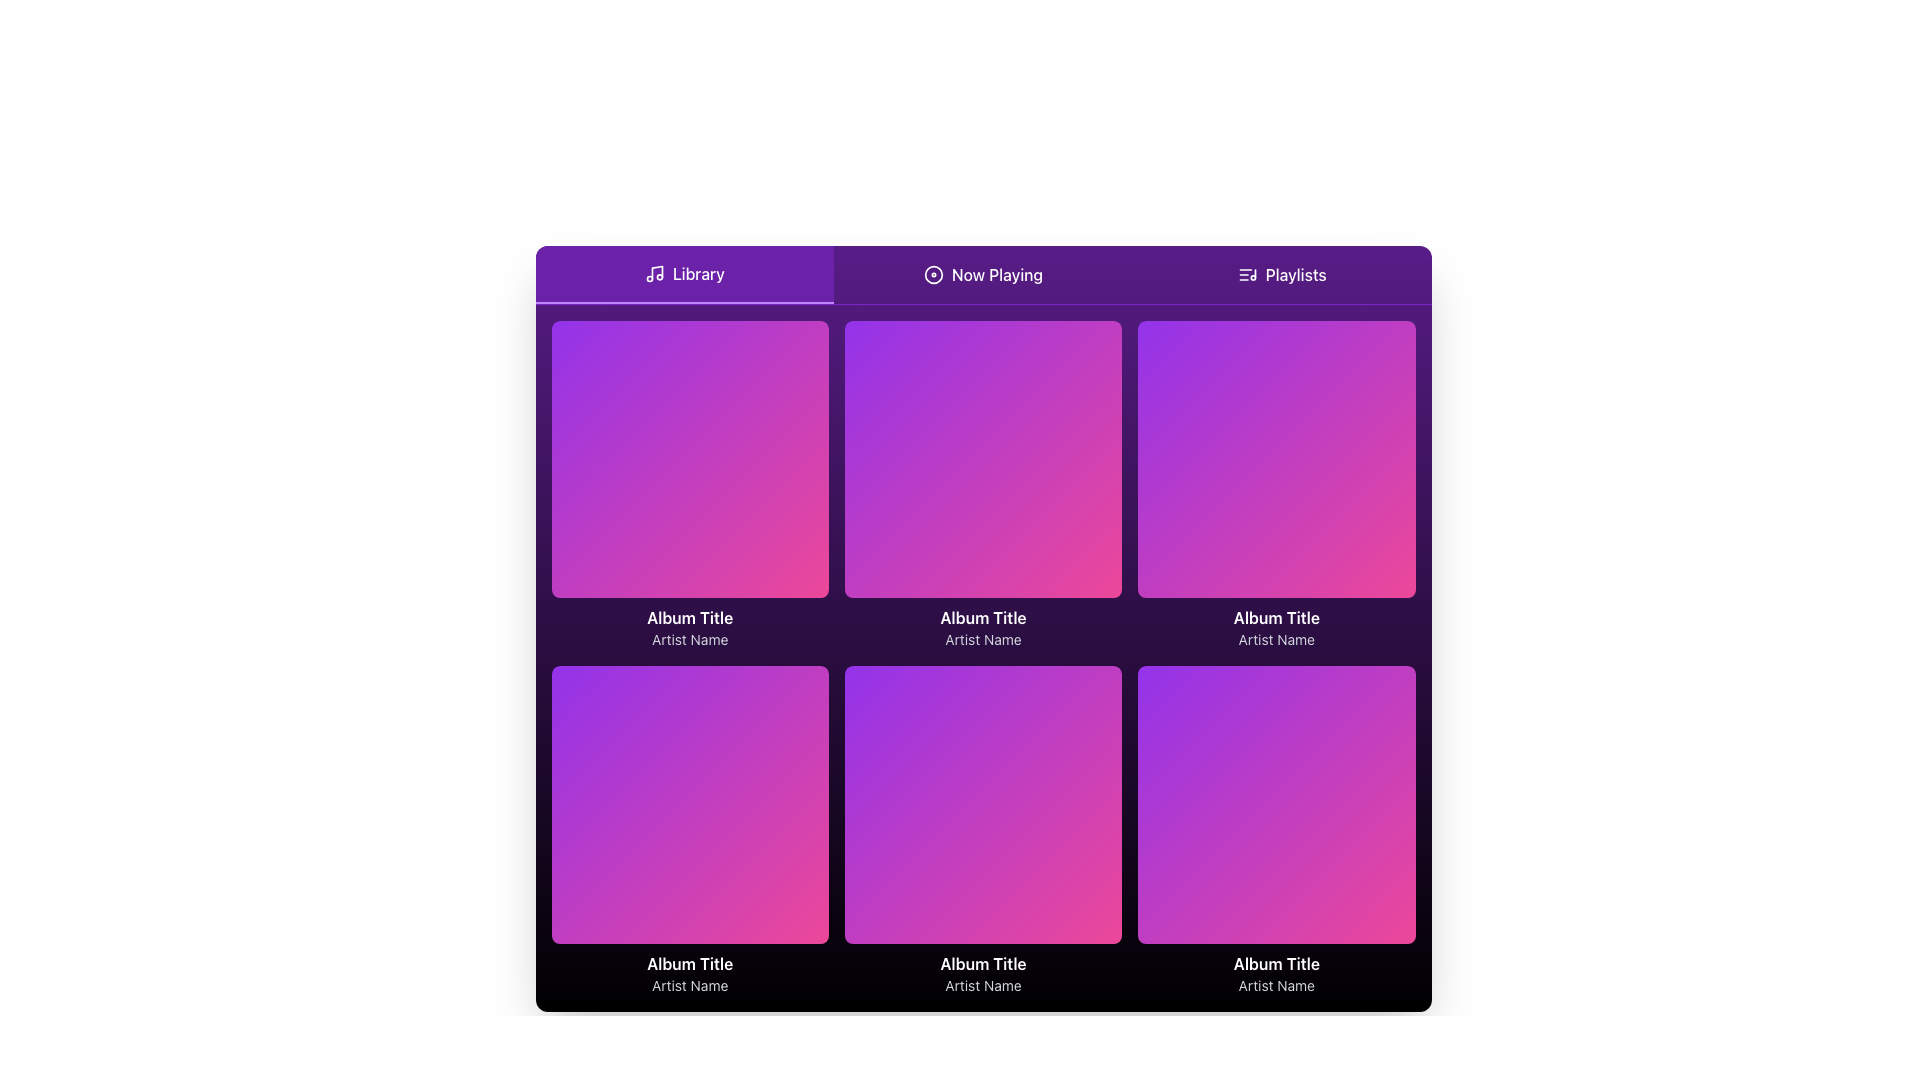  What do you see at coordinates (690, 972) in the screenshot?
I see `text information displayed in the album's title and artist section located at the bottom row of a 3x2 grid layout, centered under the gradient-filled square` at bounding box center [690, 972].